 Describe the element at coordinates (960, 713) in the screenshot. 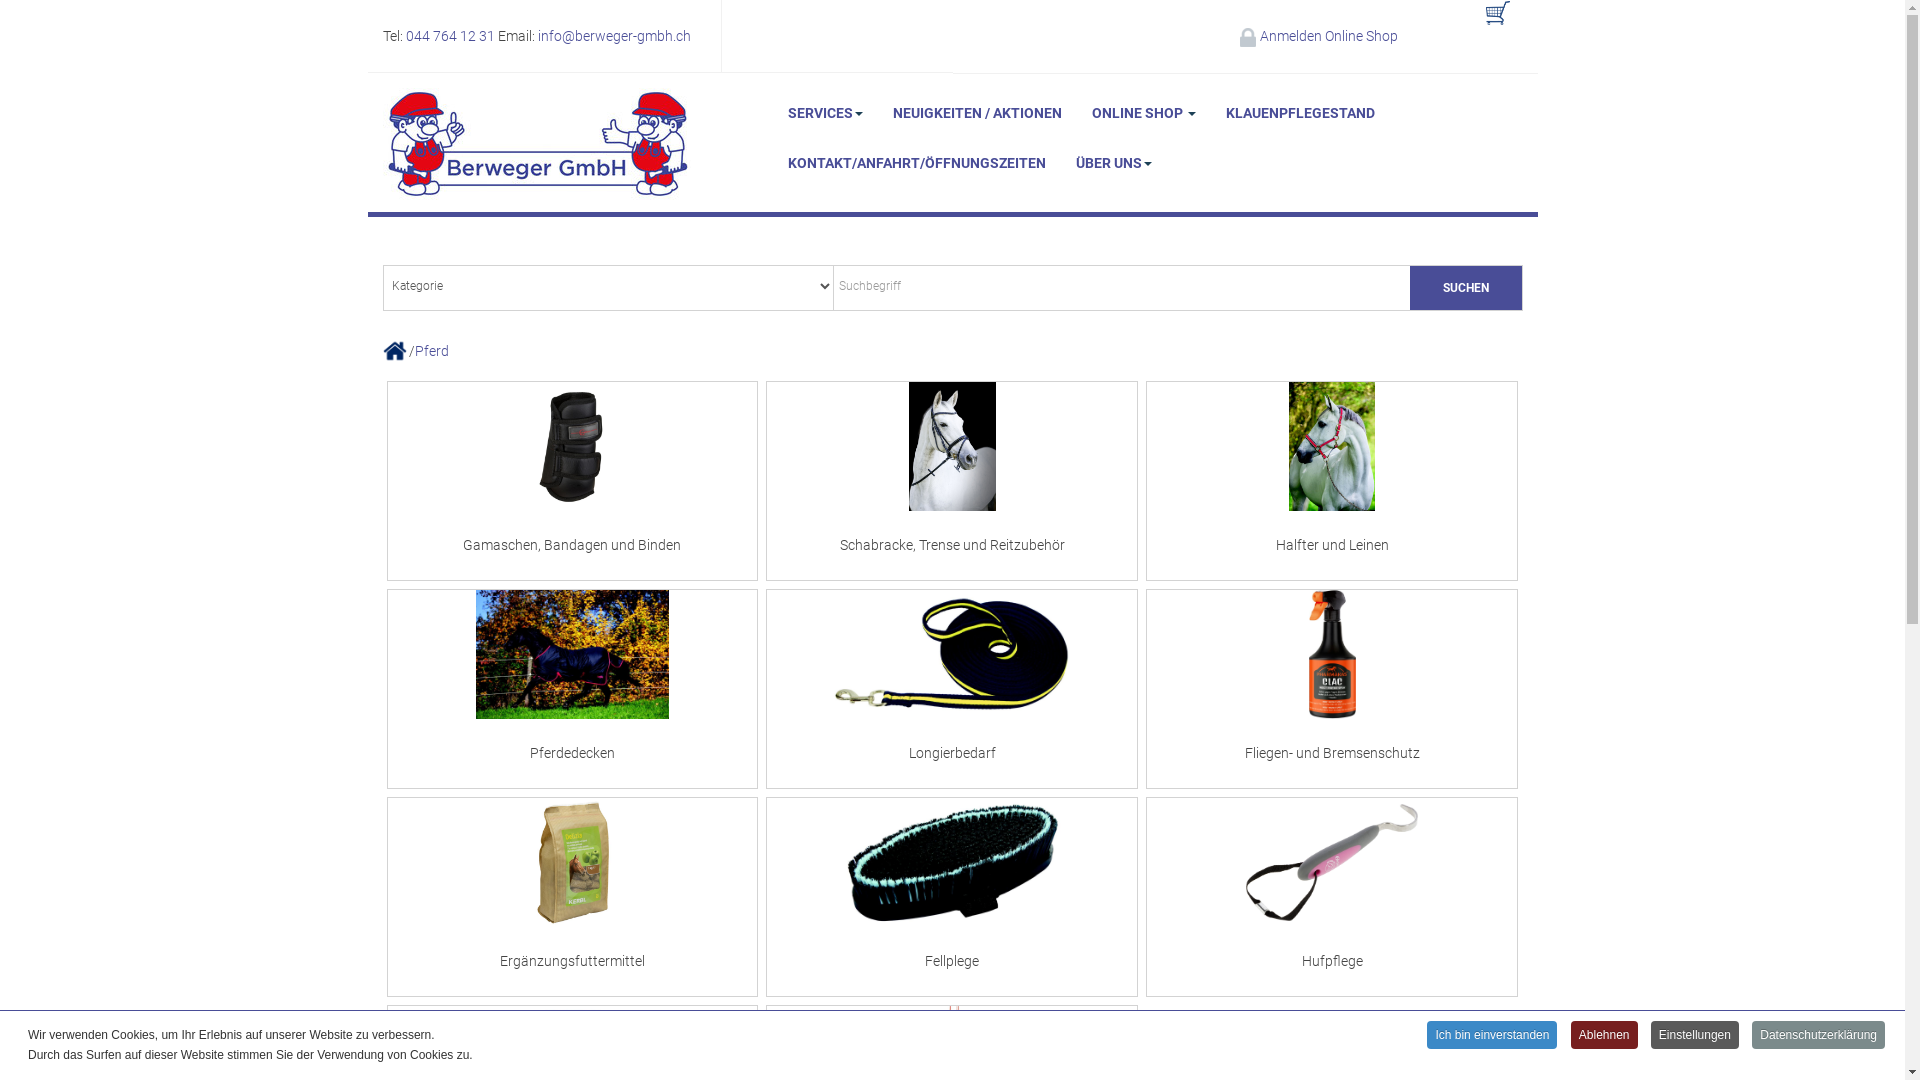

I see `'Cookies ablehnen'` at that location.